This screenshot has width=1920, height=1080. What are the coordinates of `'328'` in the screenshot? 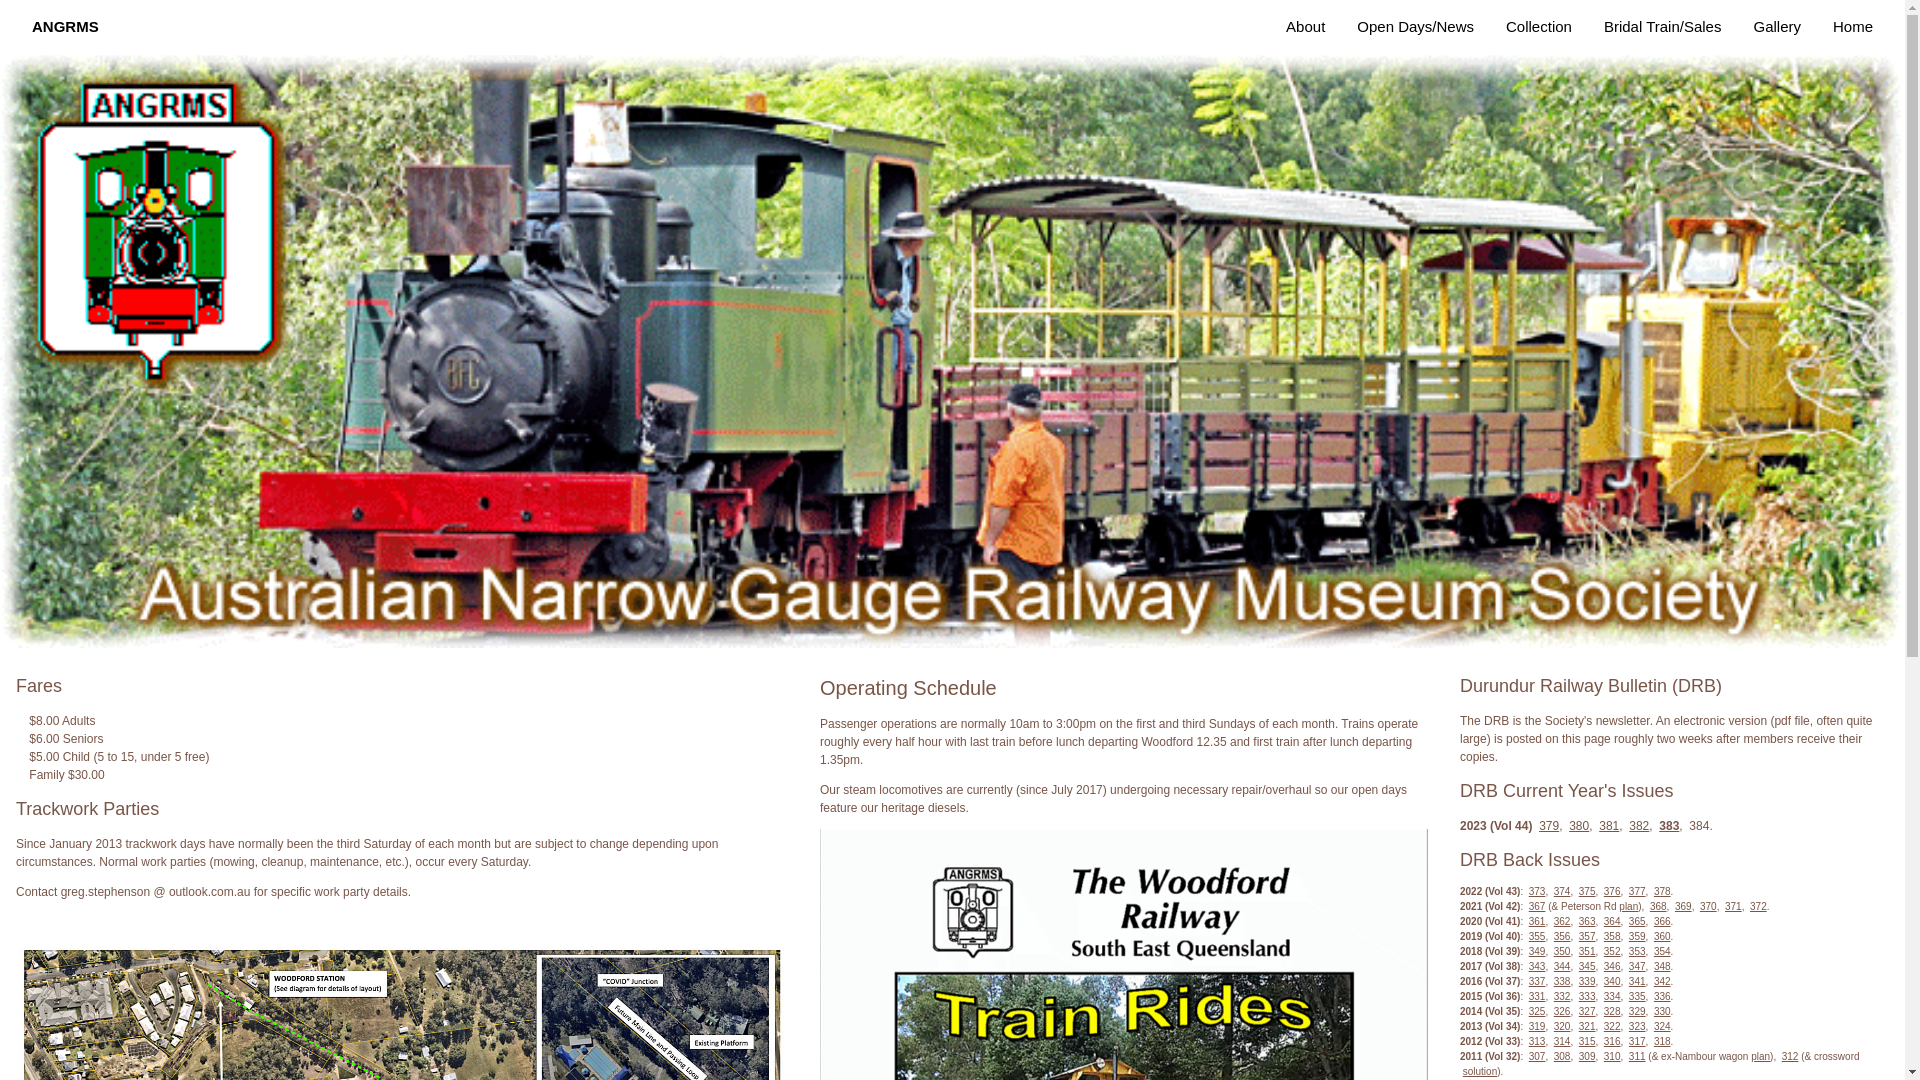 It's located at (1612, 1011).